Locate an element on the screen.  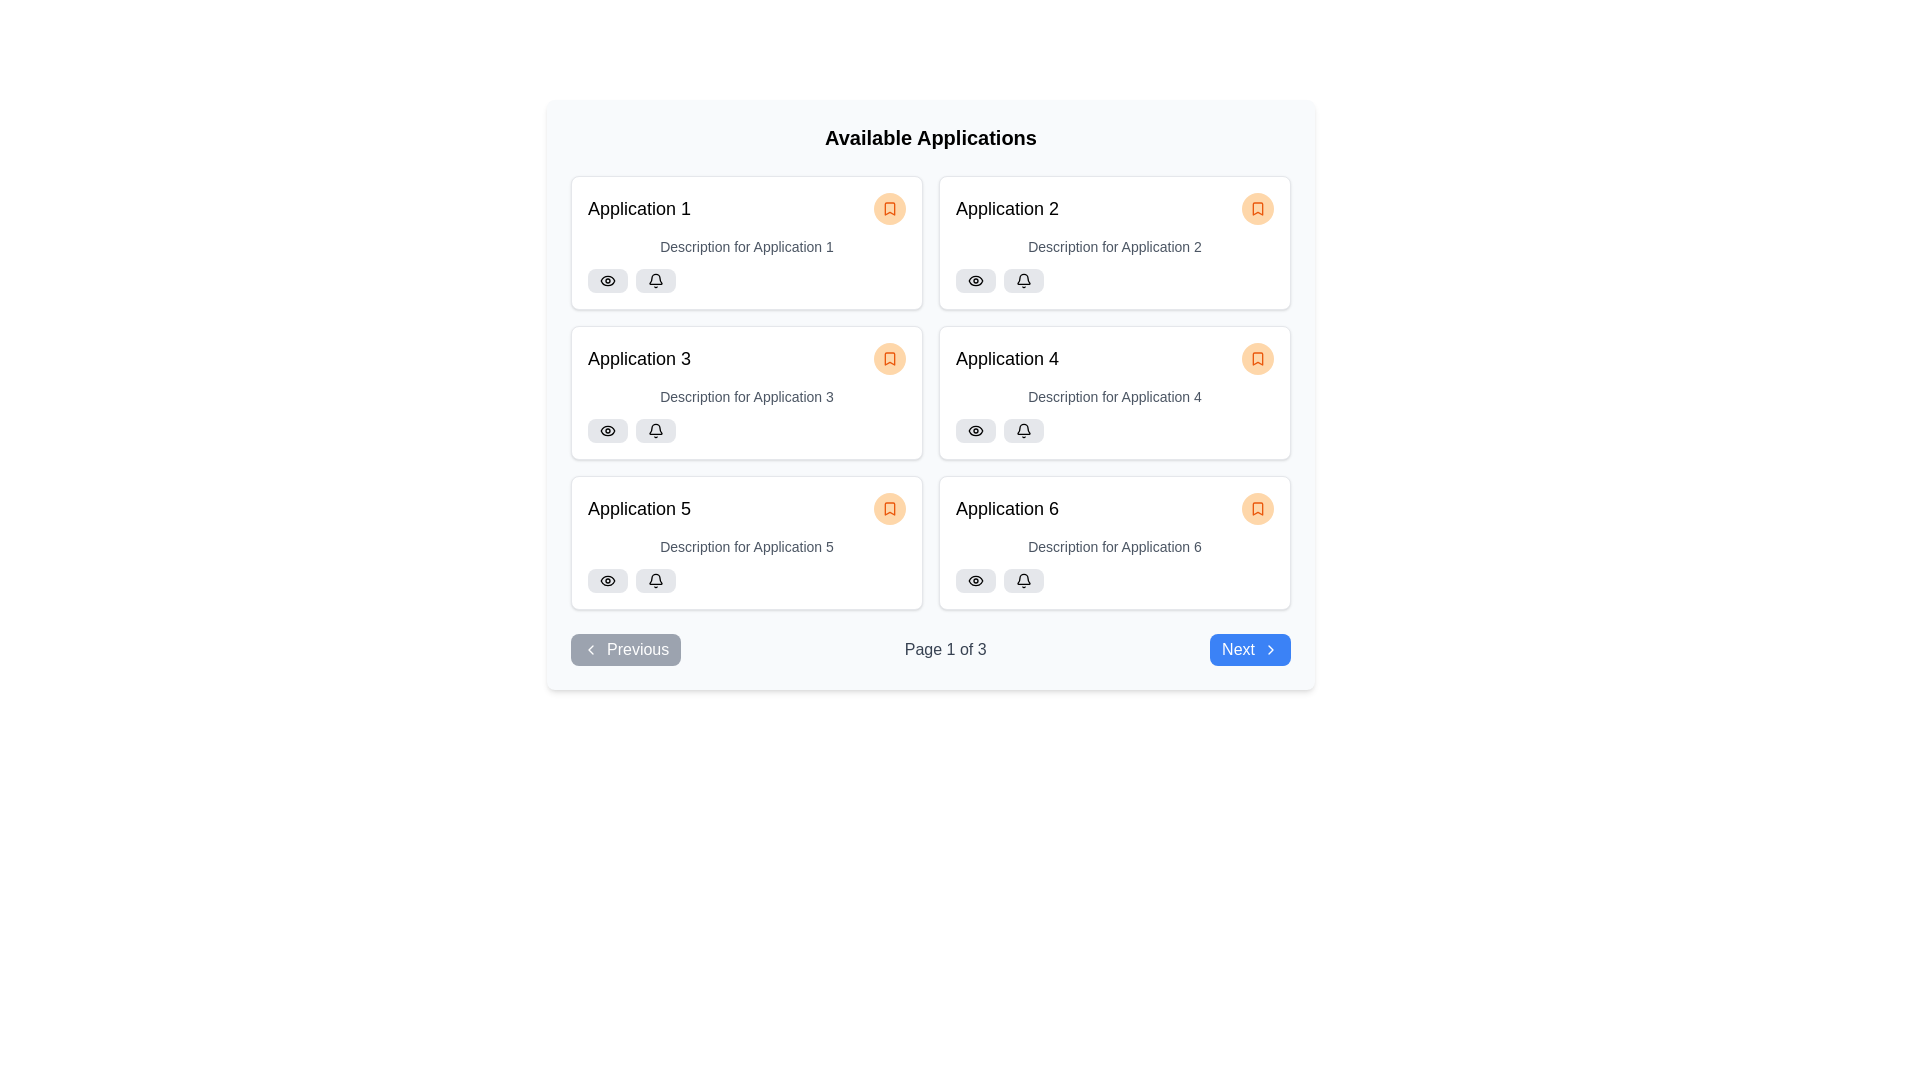
the static text header that indicates the purpose of the application cards section is located at coordinates (930, 137).